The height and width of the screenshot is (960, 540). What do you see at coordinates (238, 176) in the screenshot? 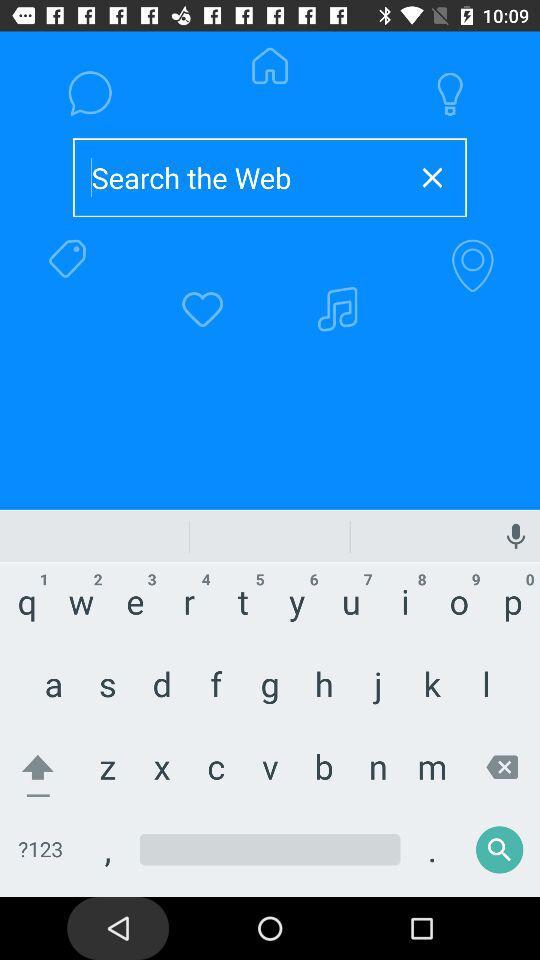
I see `type to search` at bounding box center [238, 176].